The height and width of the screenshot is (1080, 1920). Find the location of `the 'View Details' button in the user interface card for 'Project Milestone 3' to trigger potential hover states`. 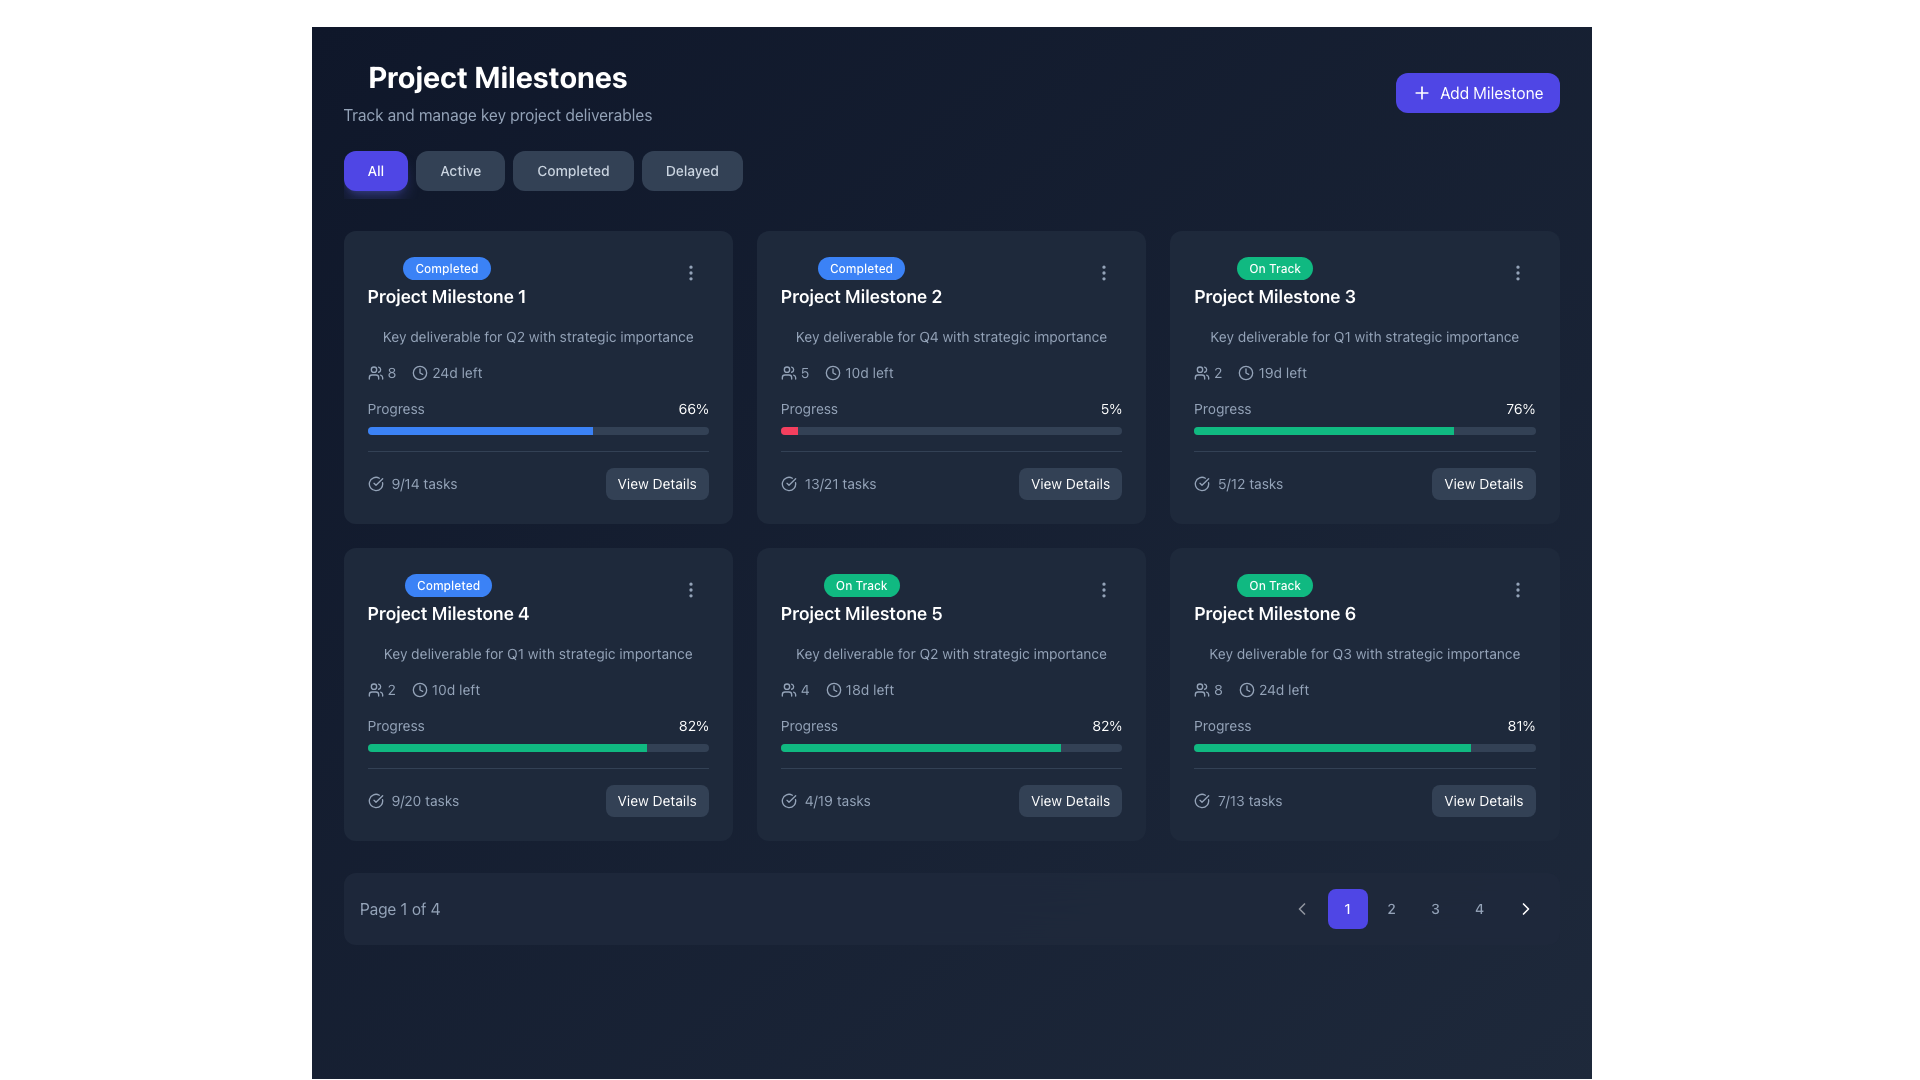

the 'View Details' button in the user interface card for 'Project Milestone 3' to trigger potential hover states is located at coordinates (1483, 483).